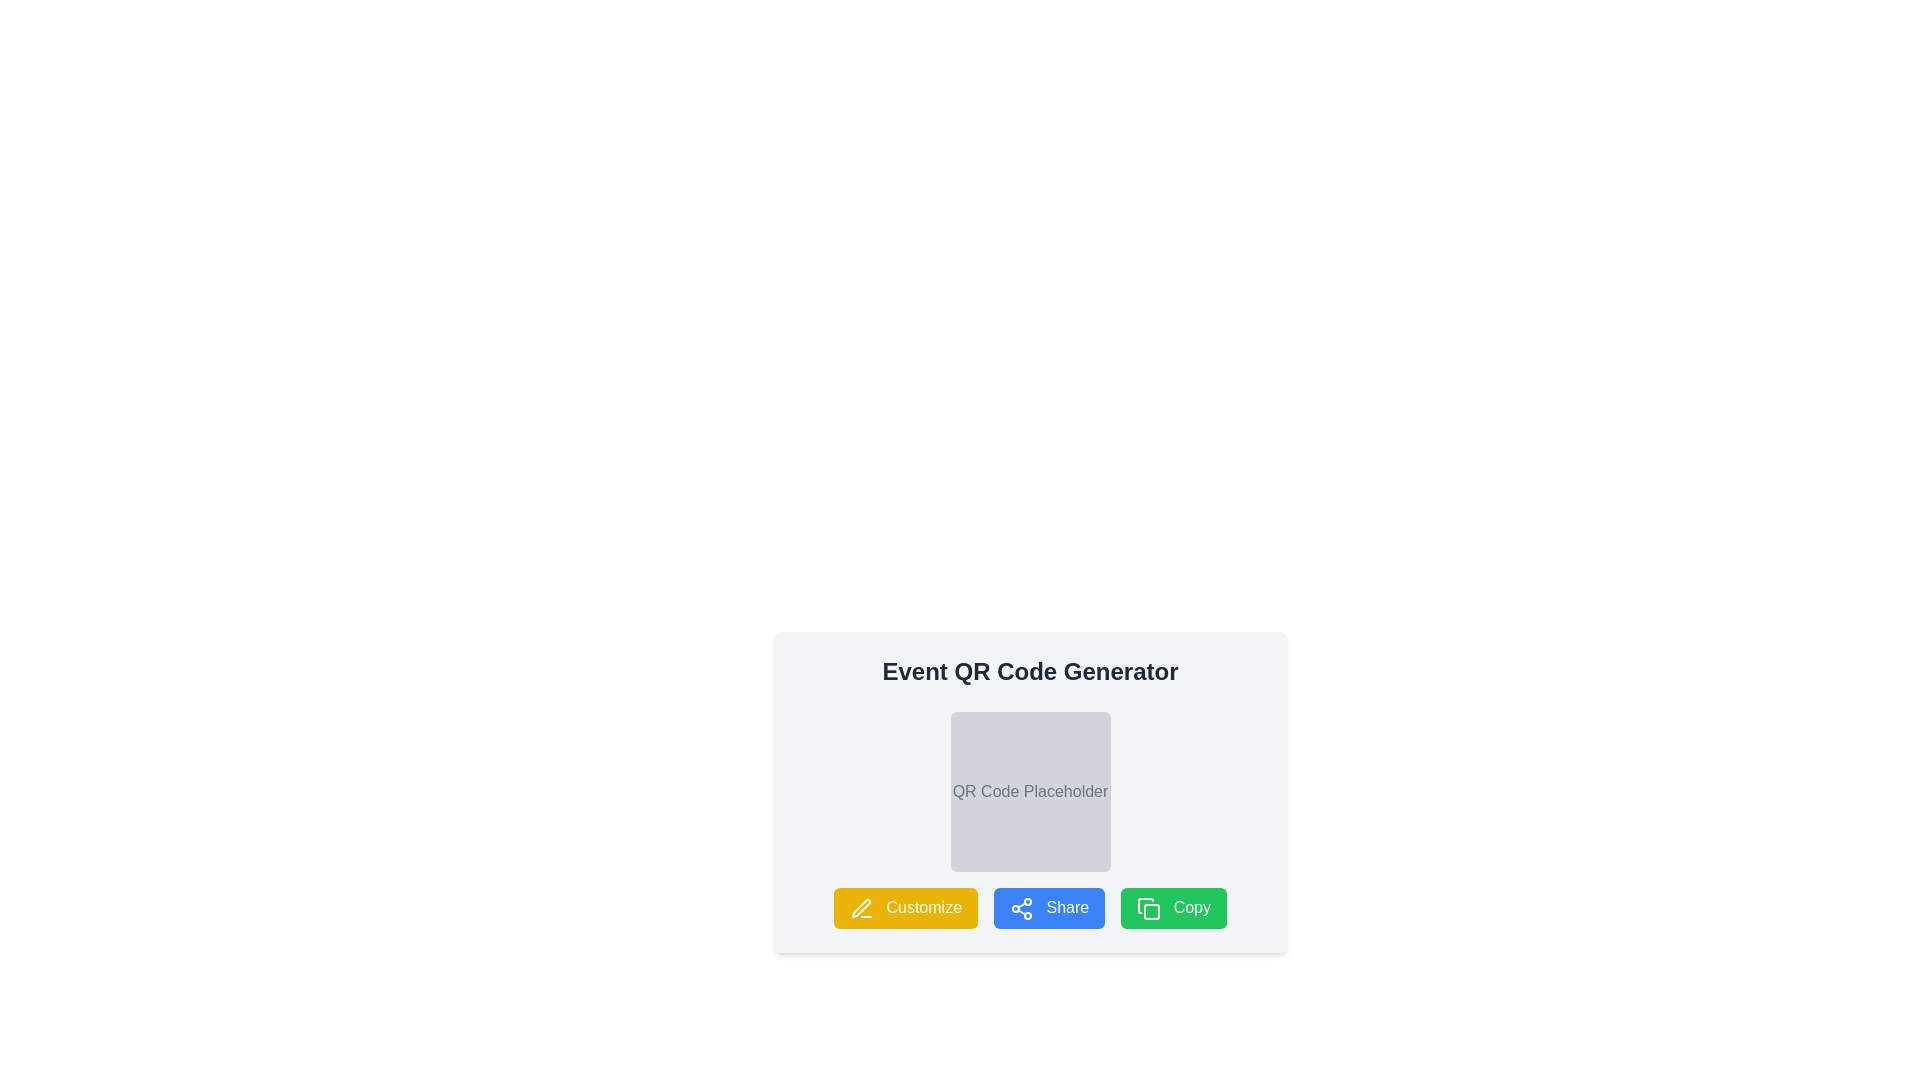 The height and width of the screenshot is (1080, 1920). Describe the element at coordinates (1174, 908) in the screenshot. I see `the third button in the horizontal row at the bottom of the 'Event QR Code Generator' card to initiate the copying action for the displayed QR code content` at that location.